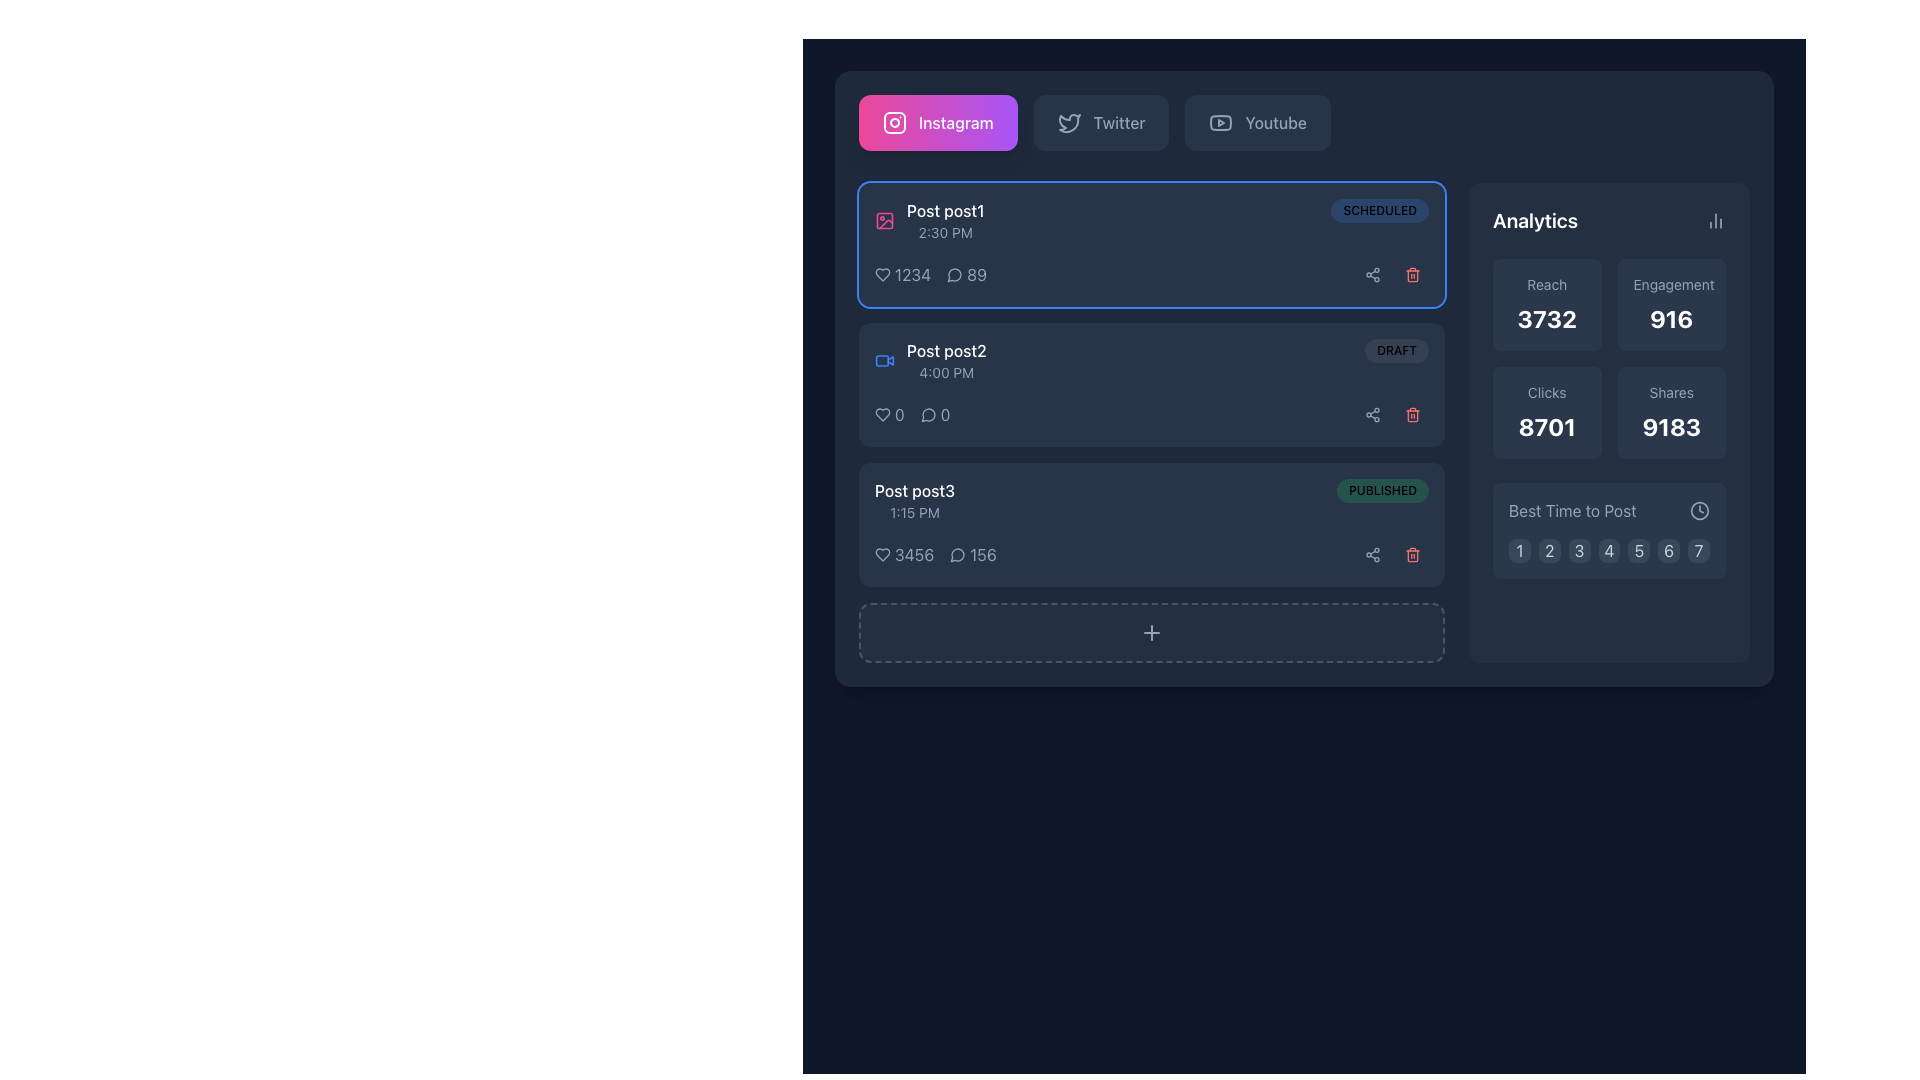  Describe the element at coordinates (944, 220) in the screenshot. I see `the Text display element that shows the title and timestamp of the first 'Post post1' entry in the posts list, located after a pink image icon` at that location.